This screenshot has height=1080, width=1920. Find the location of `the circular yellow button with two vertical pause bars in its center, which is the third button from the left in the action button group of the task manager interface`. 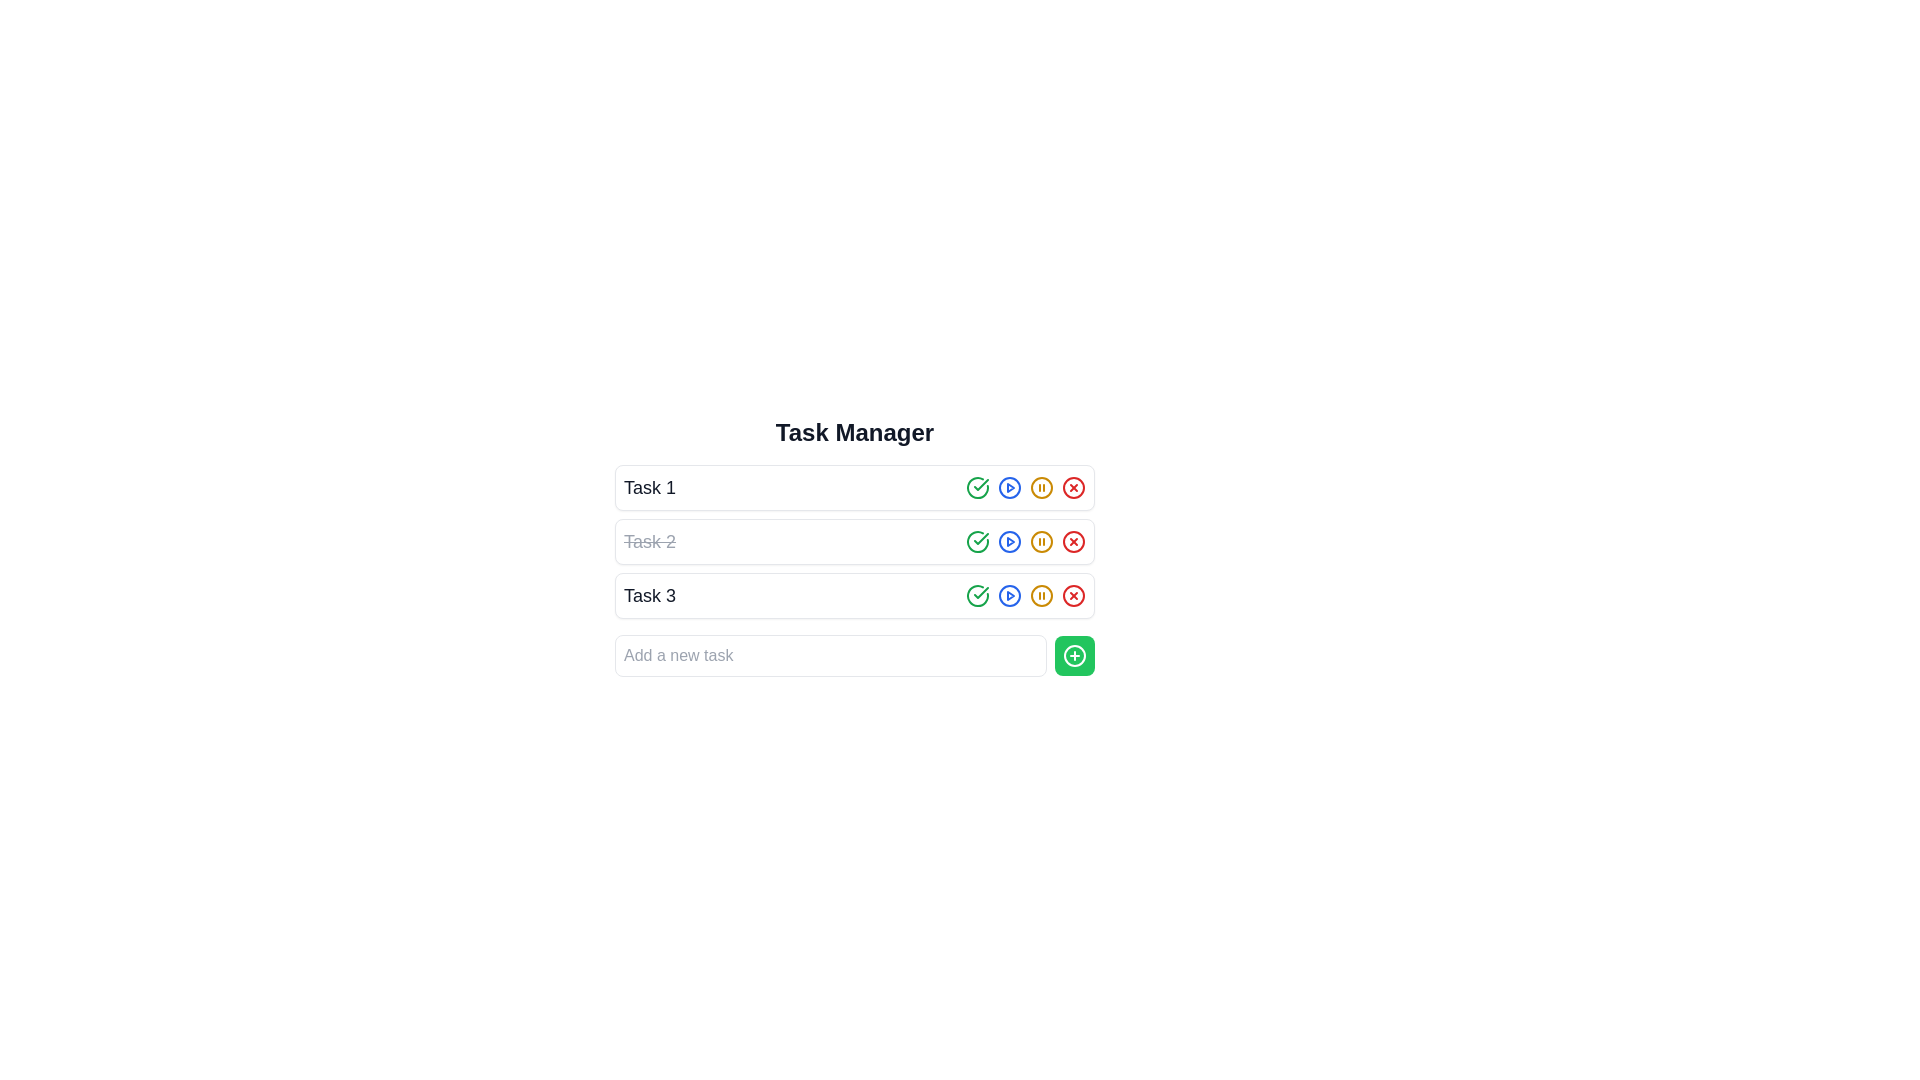

the circular yellow button with two vertical pause bars in its center, which is the third button from the left in the action button group of the task manager interface is located at coordinates (1040, 542).